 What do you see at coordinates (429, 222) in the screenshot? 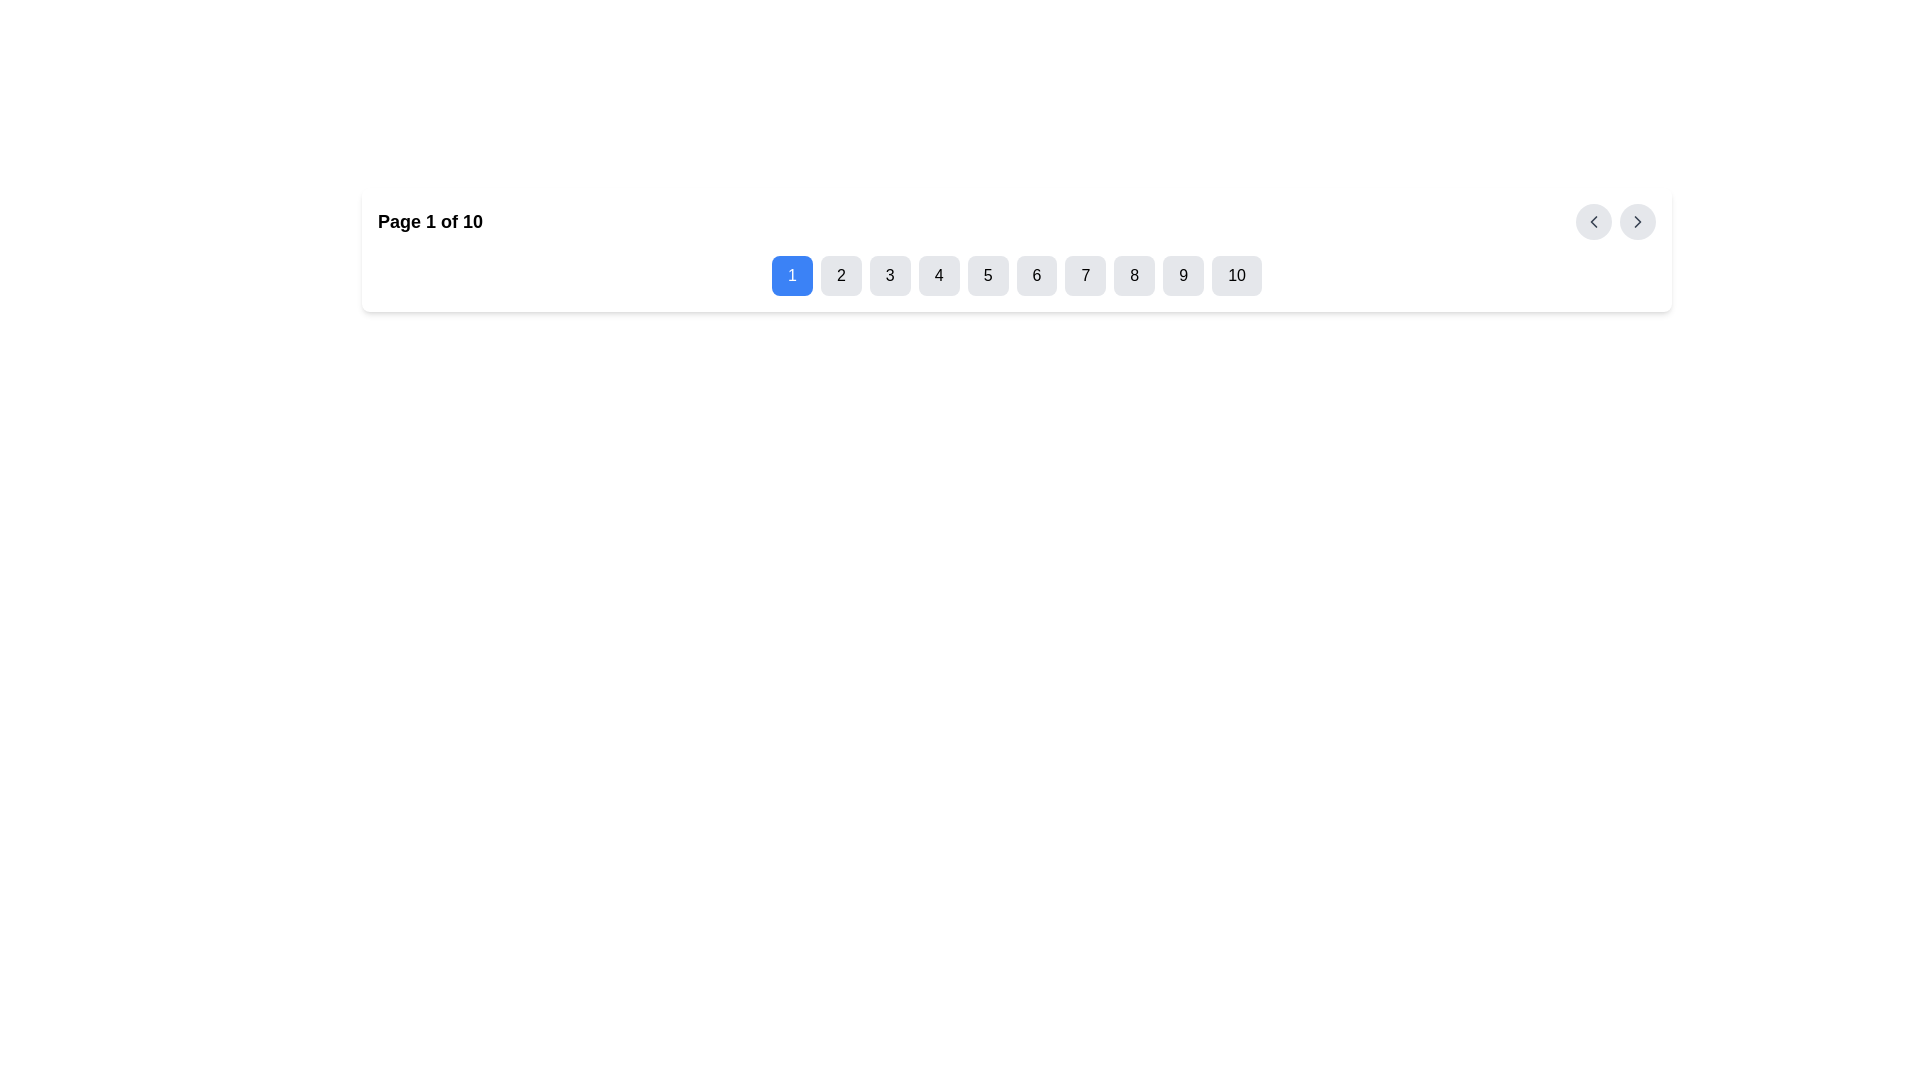
I see `the informational label that indicates the current page number out of the total pages available, located at the top-left region of the page navigation toolbar` at bounding box center [429, 222].